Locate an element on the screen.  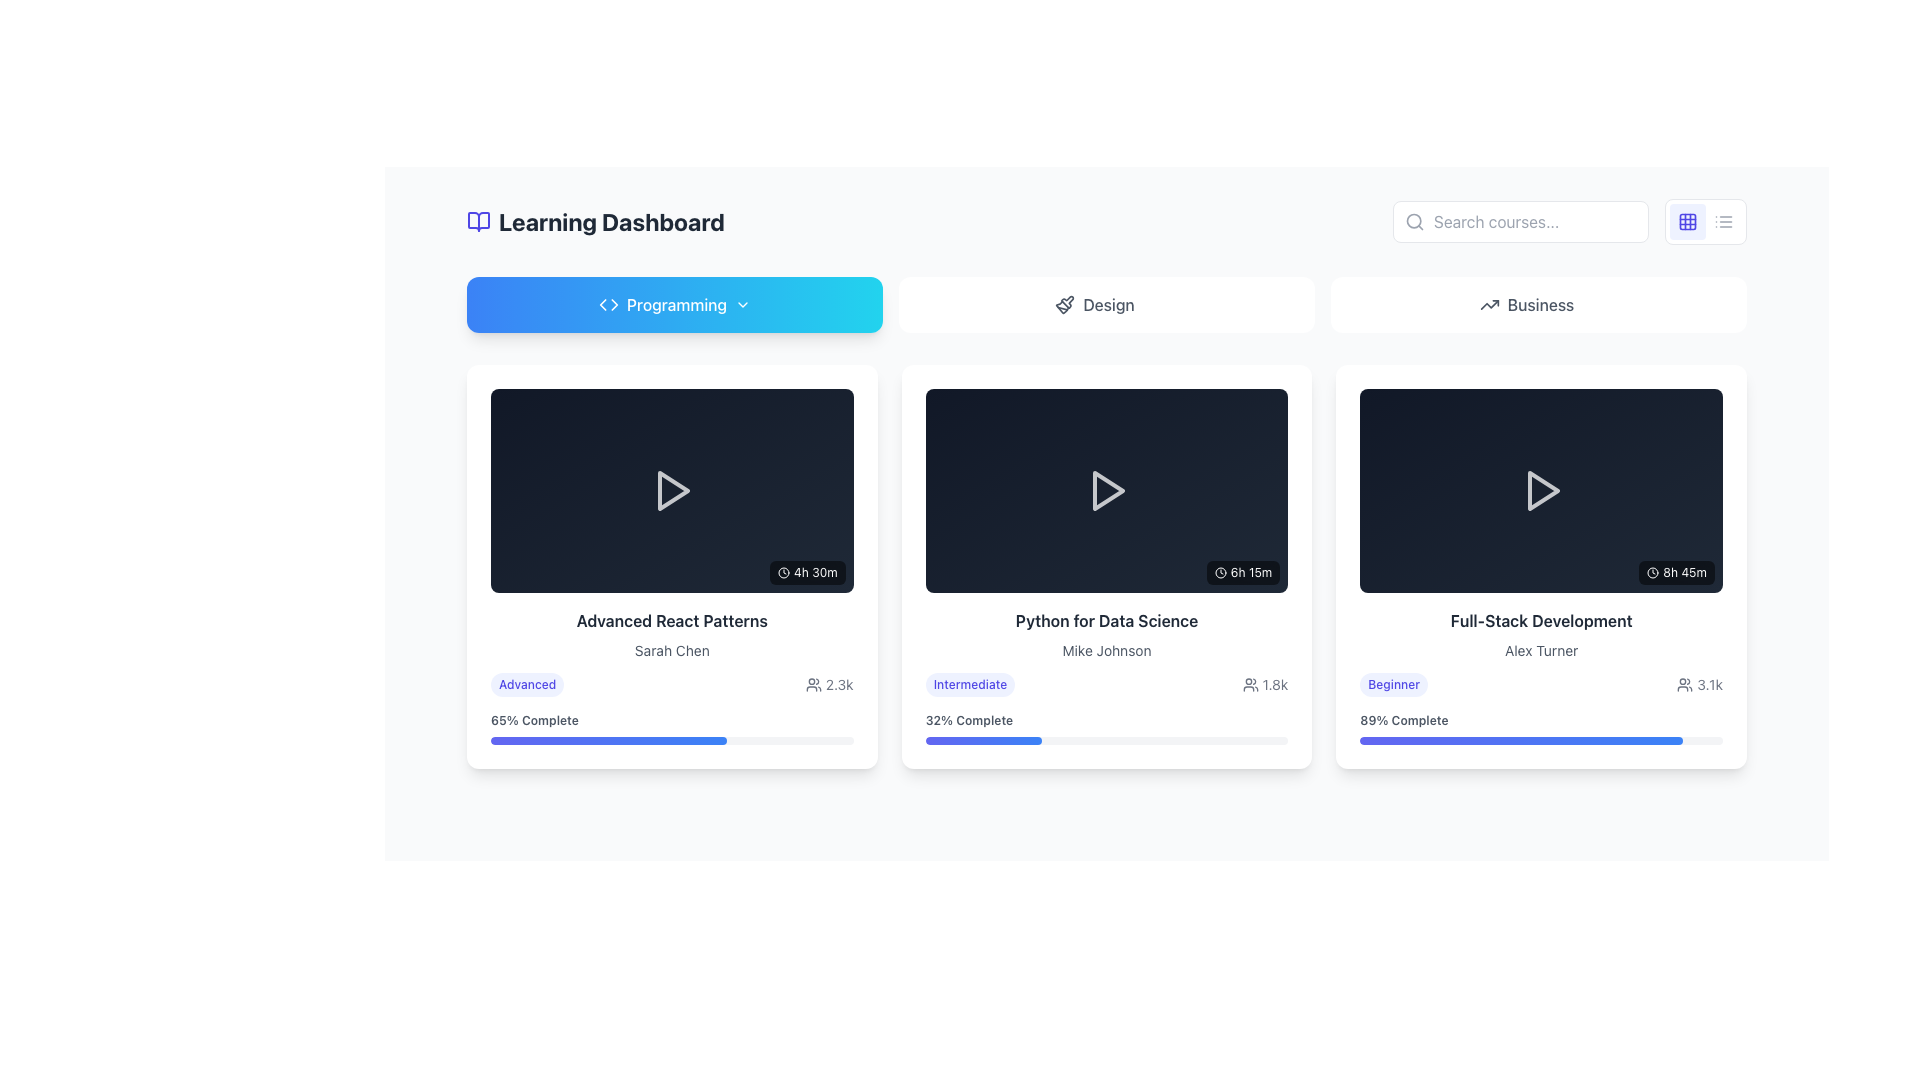
the skill level (Intermediate) and participant count (1.8k) text label below the course title 'Python for Data Science' on the learning dashboard is located at coordinates (1106, 684).